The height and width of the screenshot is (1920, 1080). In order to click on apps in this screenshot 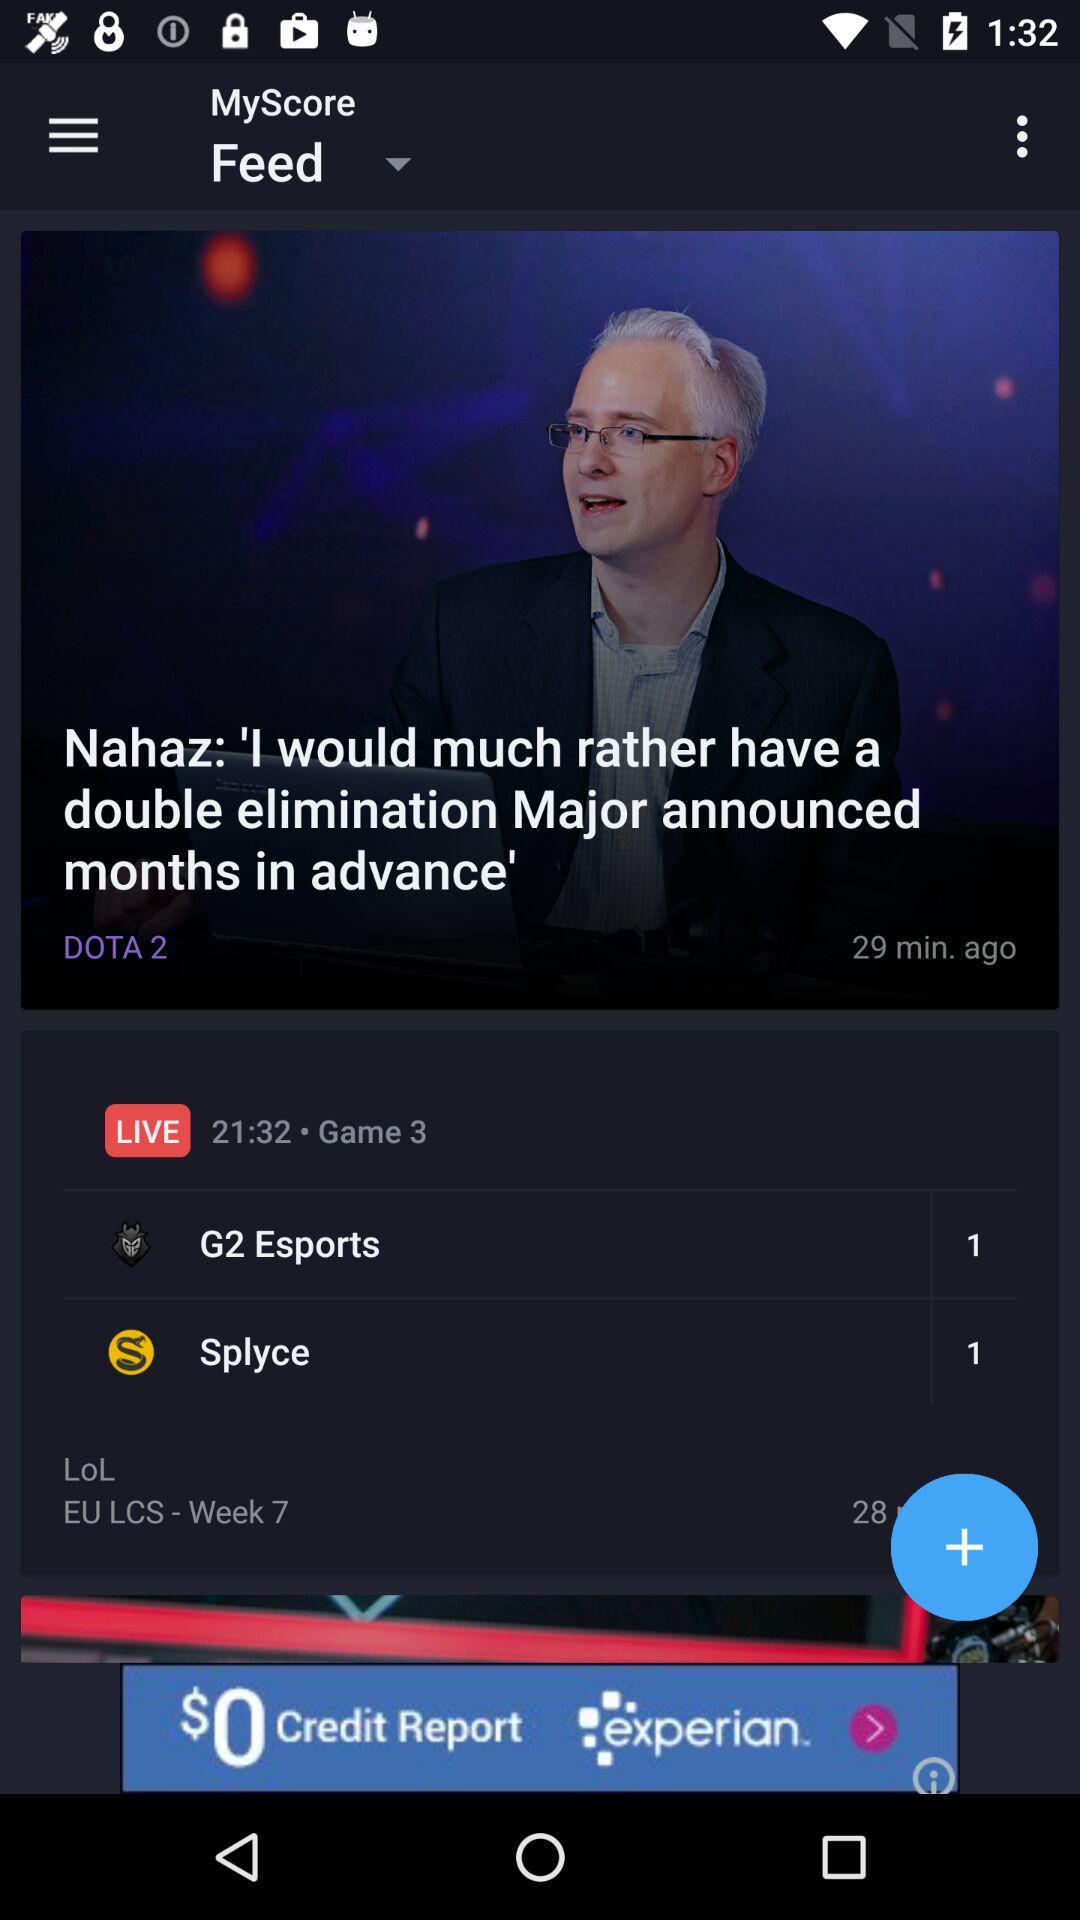, I will do `click(963, 1546)`.